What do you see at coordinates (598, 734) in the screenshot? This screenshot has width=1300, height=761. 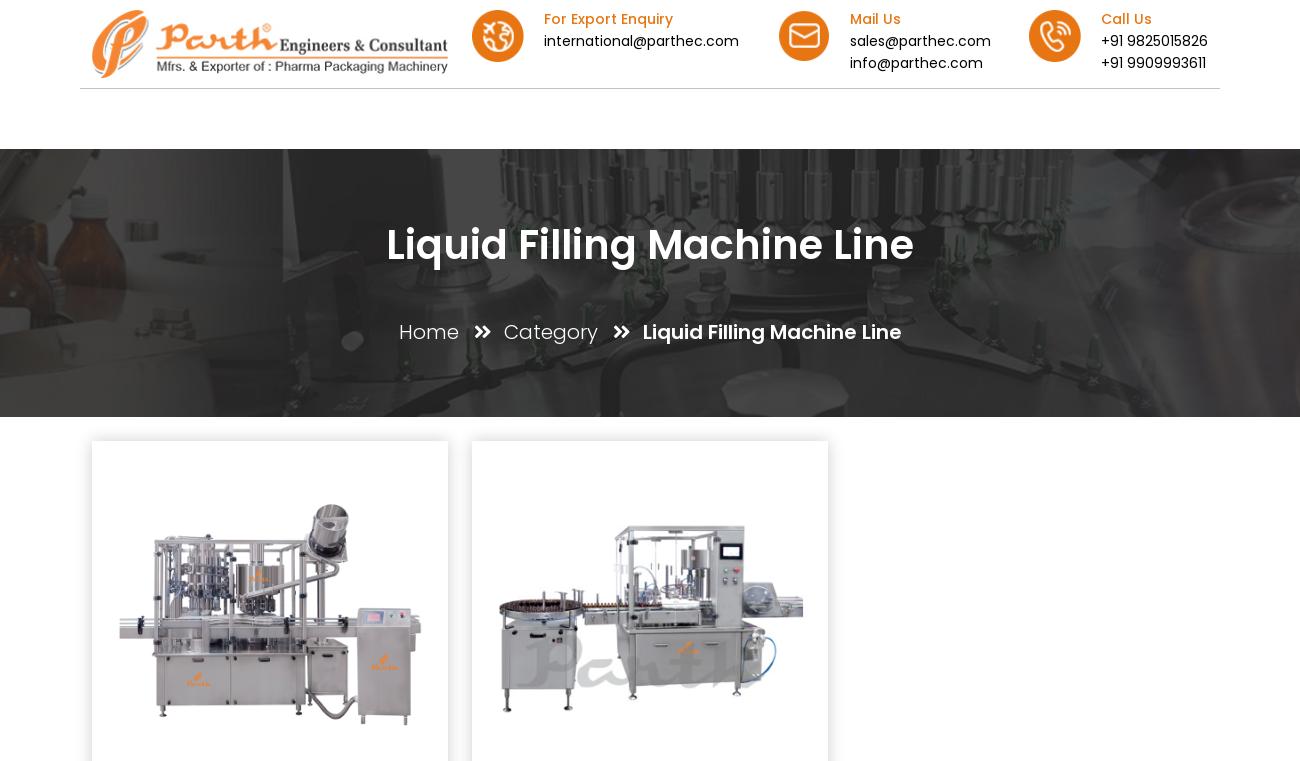 I see `'sales@parthec.com'` at bounding box center [598, 734].